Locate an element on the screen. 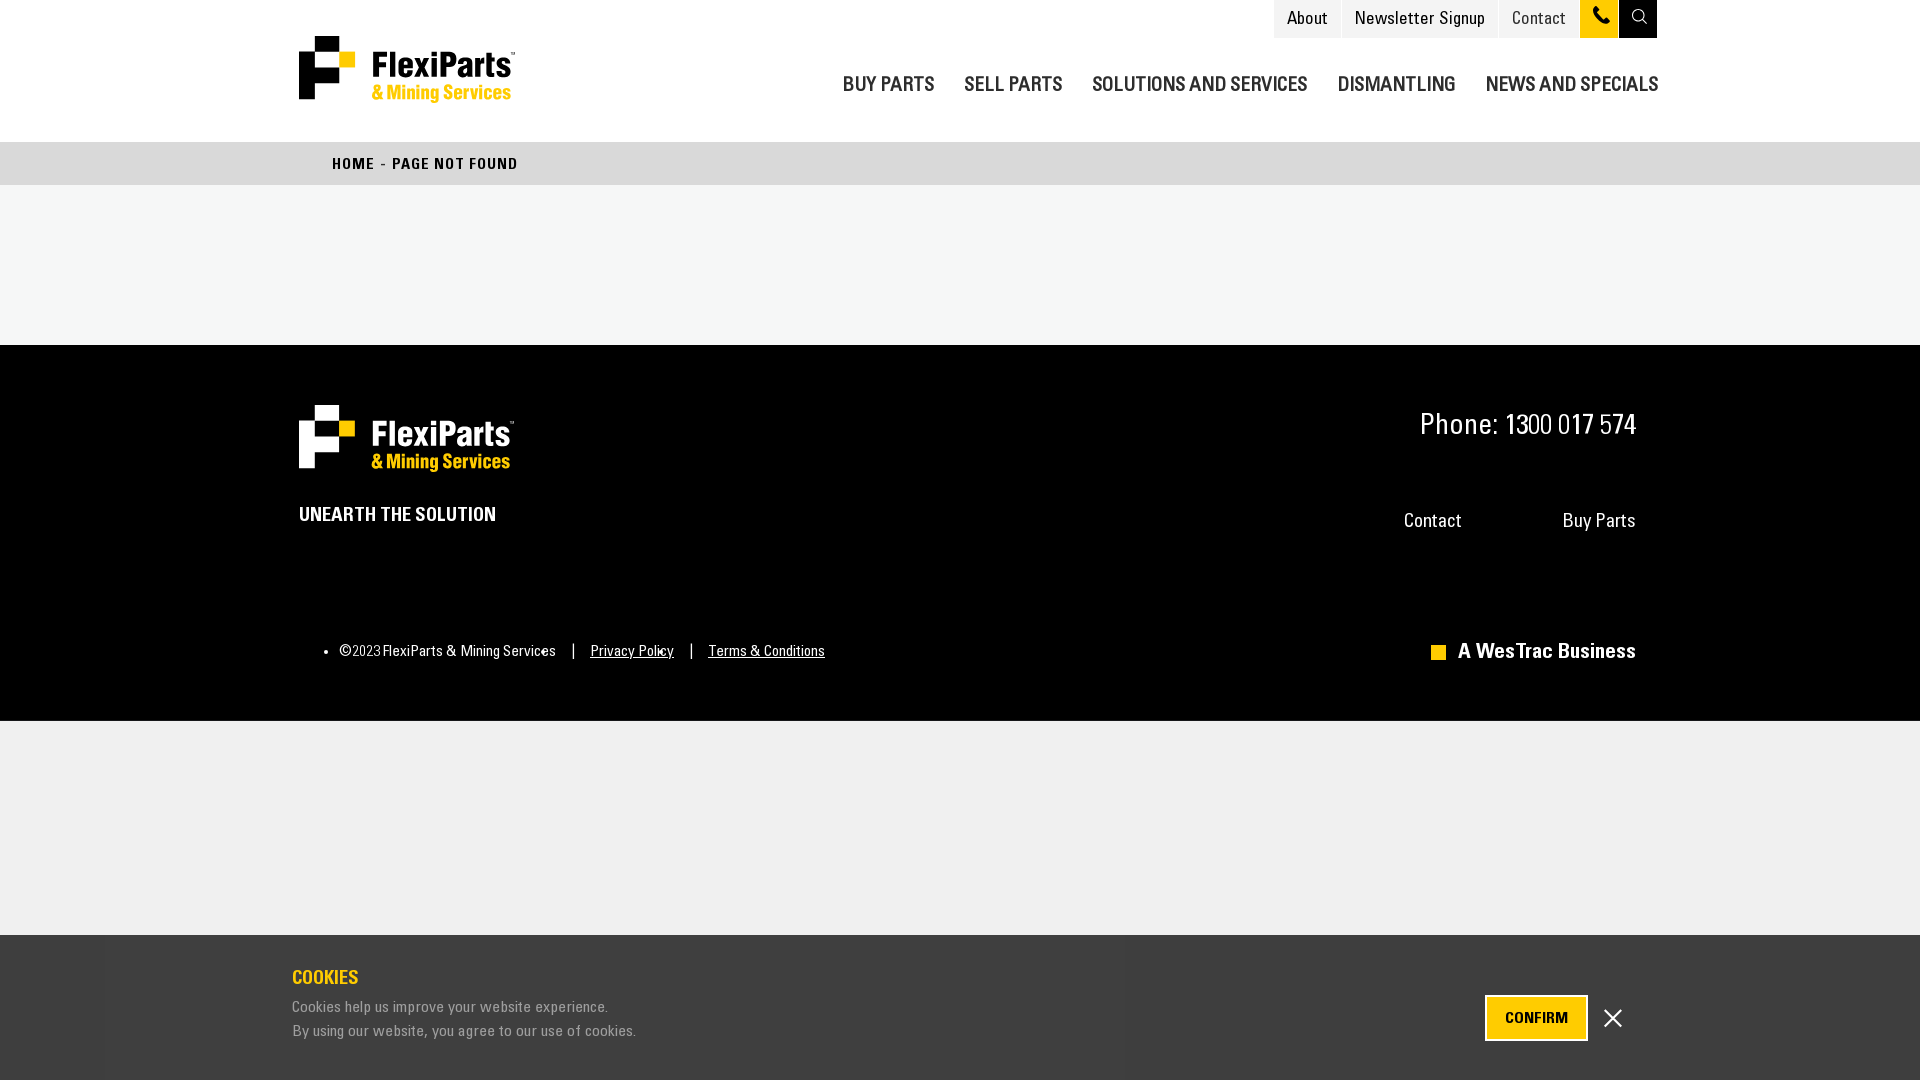  'Buy Parts' is located at coordinates (1597, 520).